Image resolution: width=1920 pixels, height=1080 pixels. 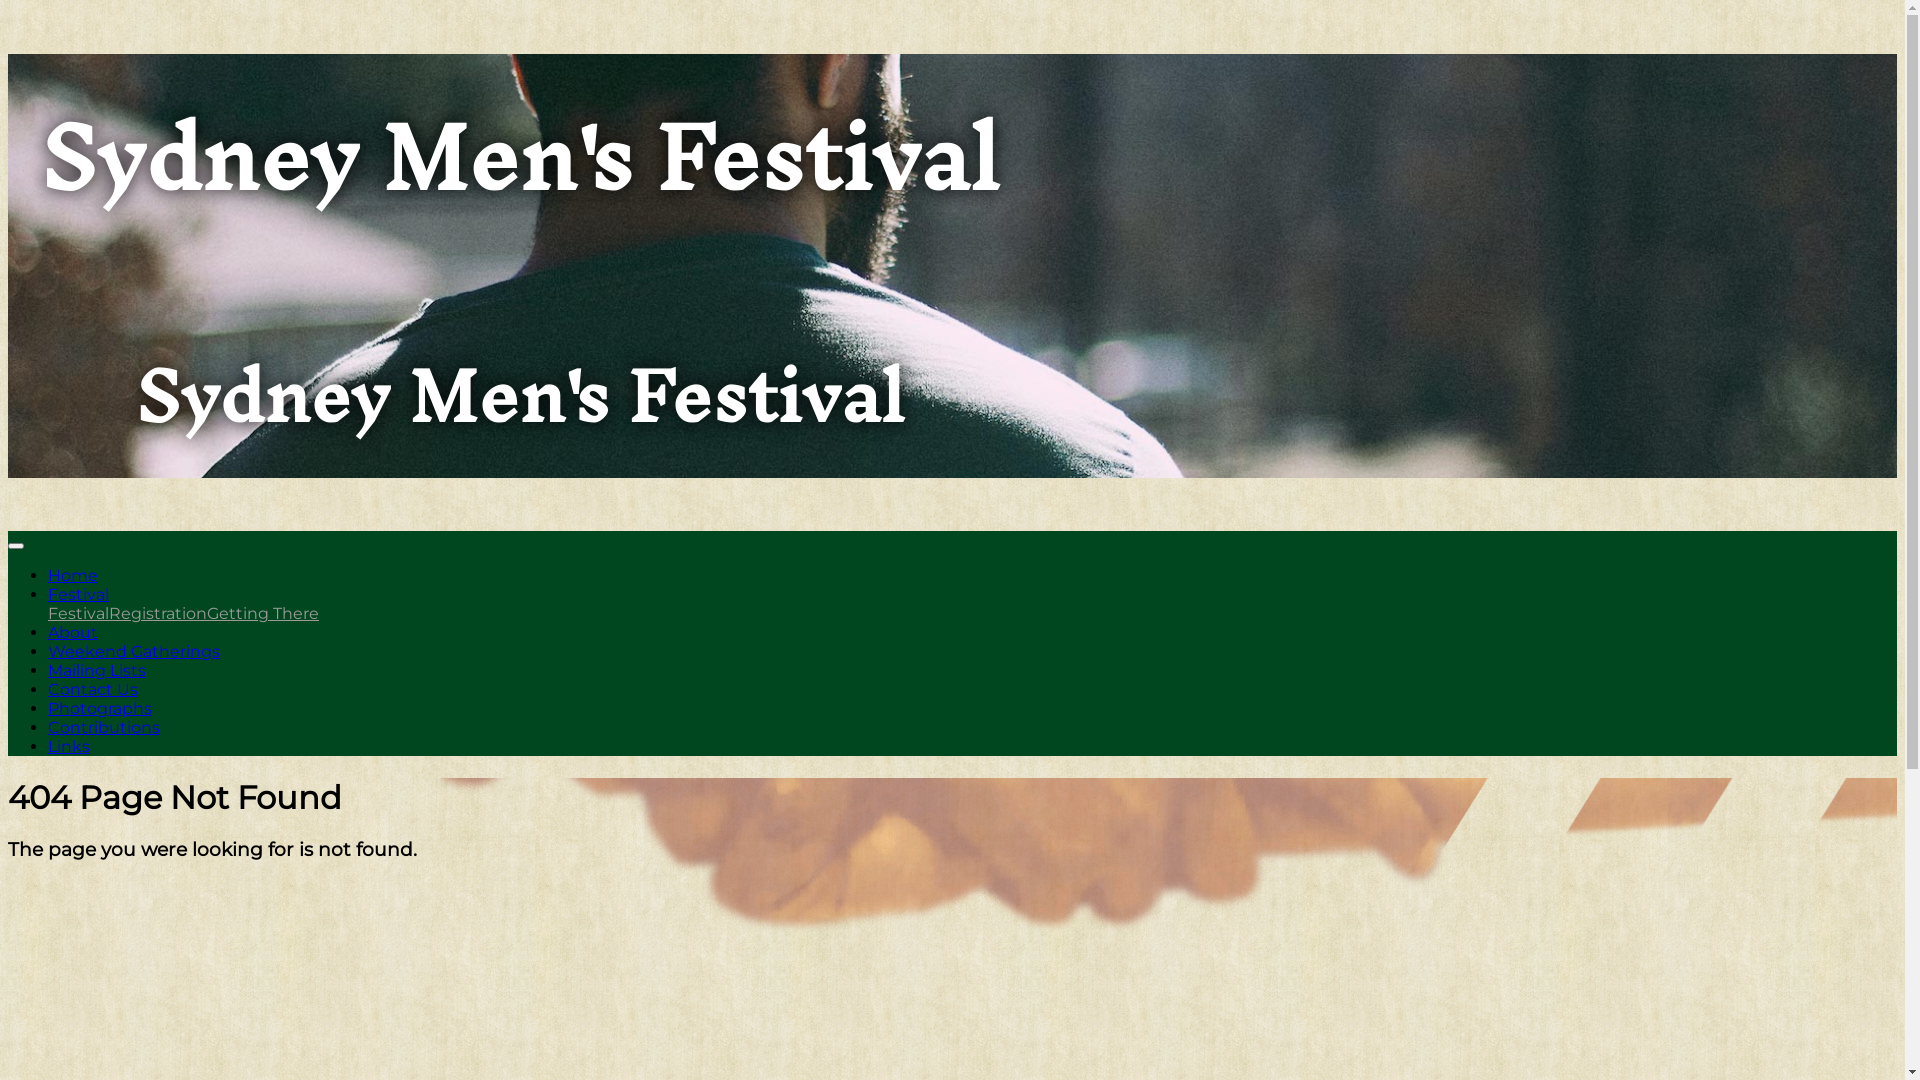 I want to click on 'Links', so click(x=68, y=746).